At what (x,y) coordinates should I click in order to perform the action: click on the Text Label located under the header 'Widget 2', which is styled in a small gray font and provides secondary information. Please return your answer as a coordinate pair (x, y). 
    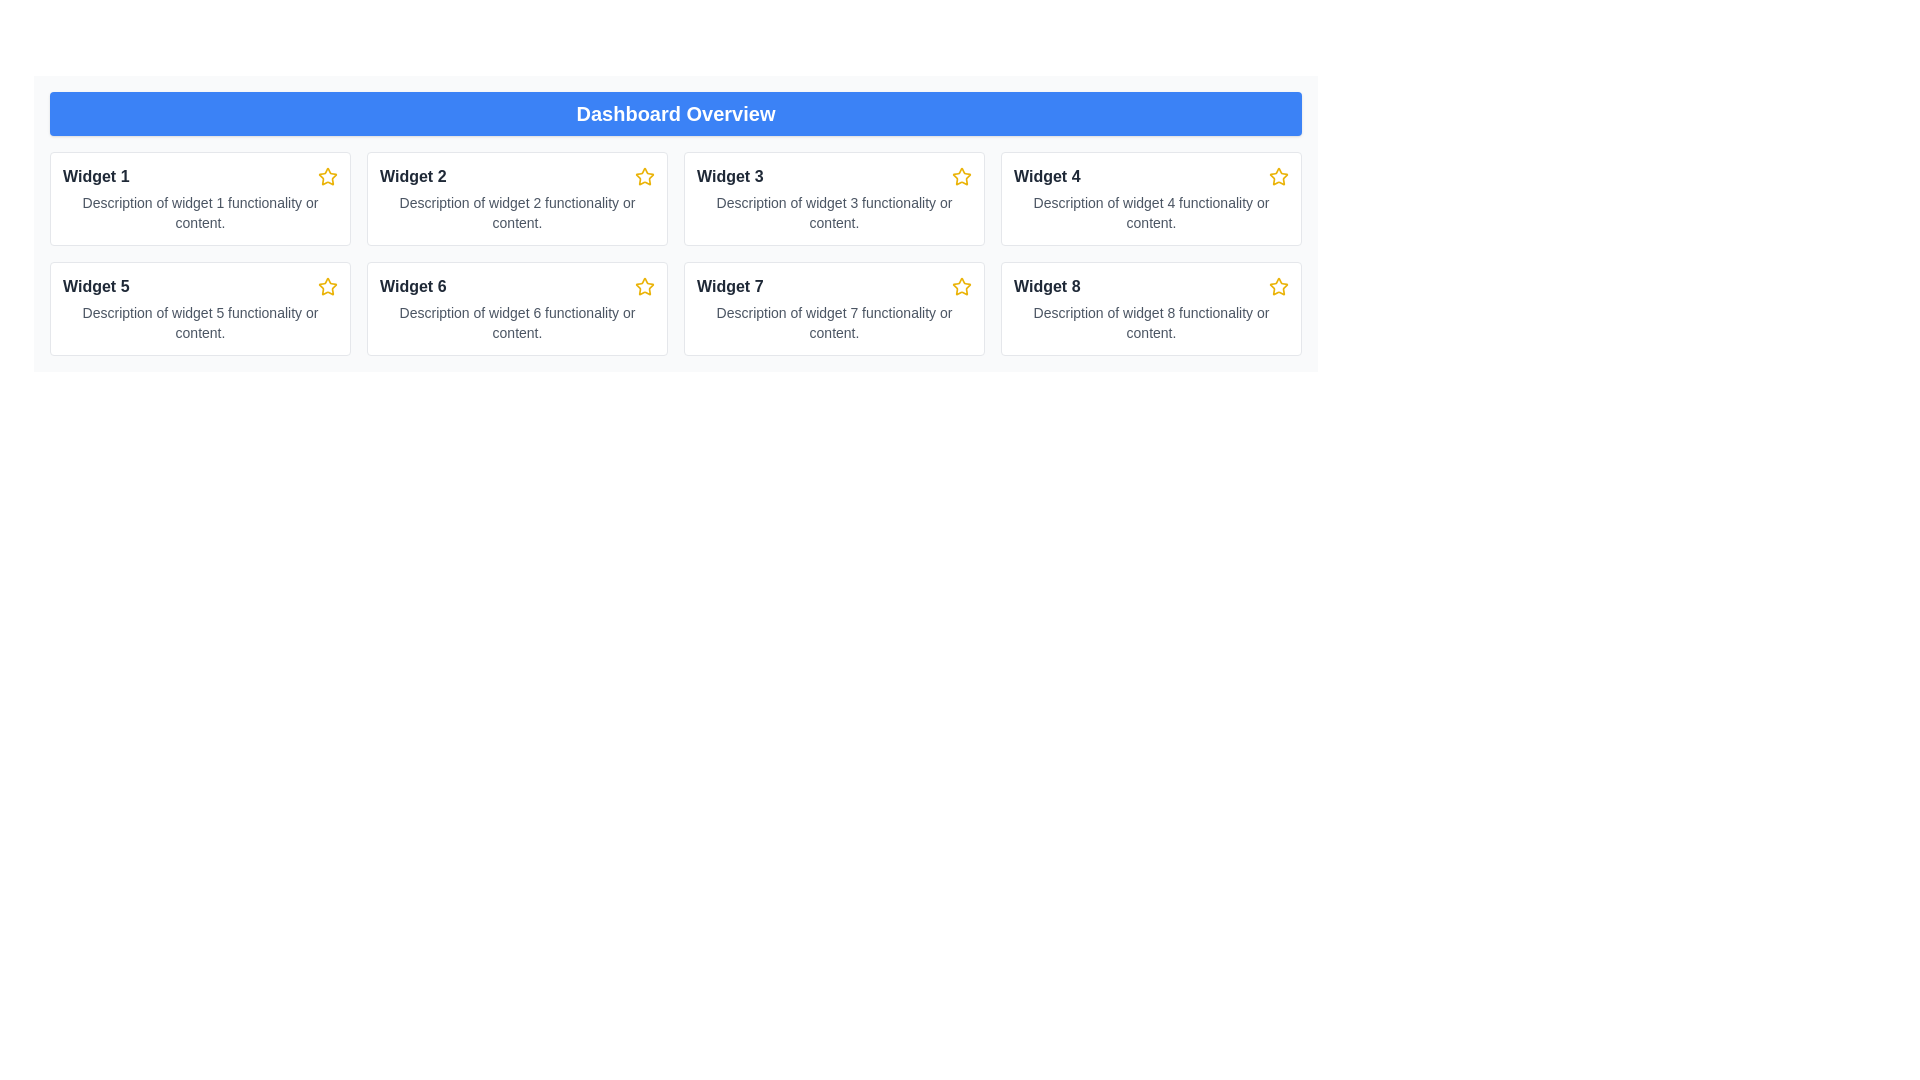
    Looking at the image, I should click on (517, 212).